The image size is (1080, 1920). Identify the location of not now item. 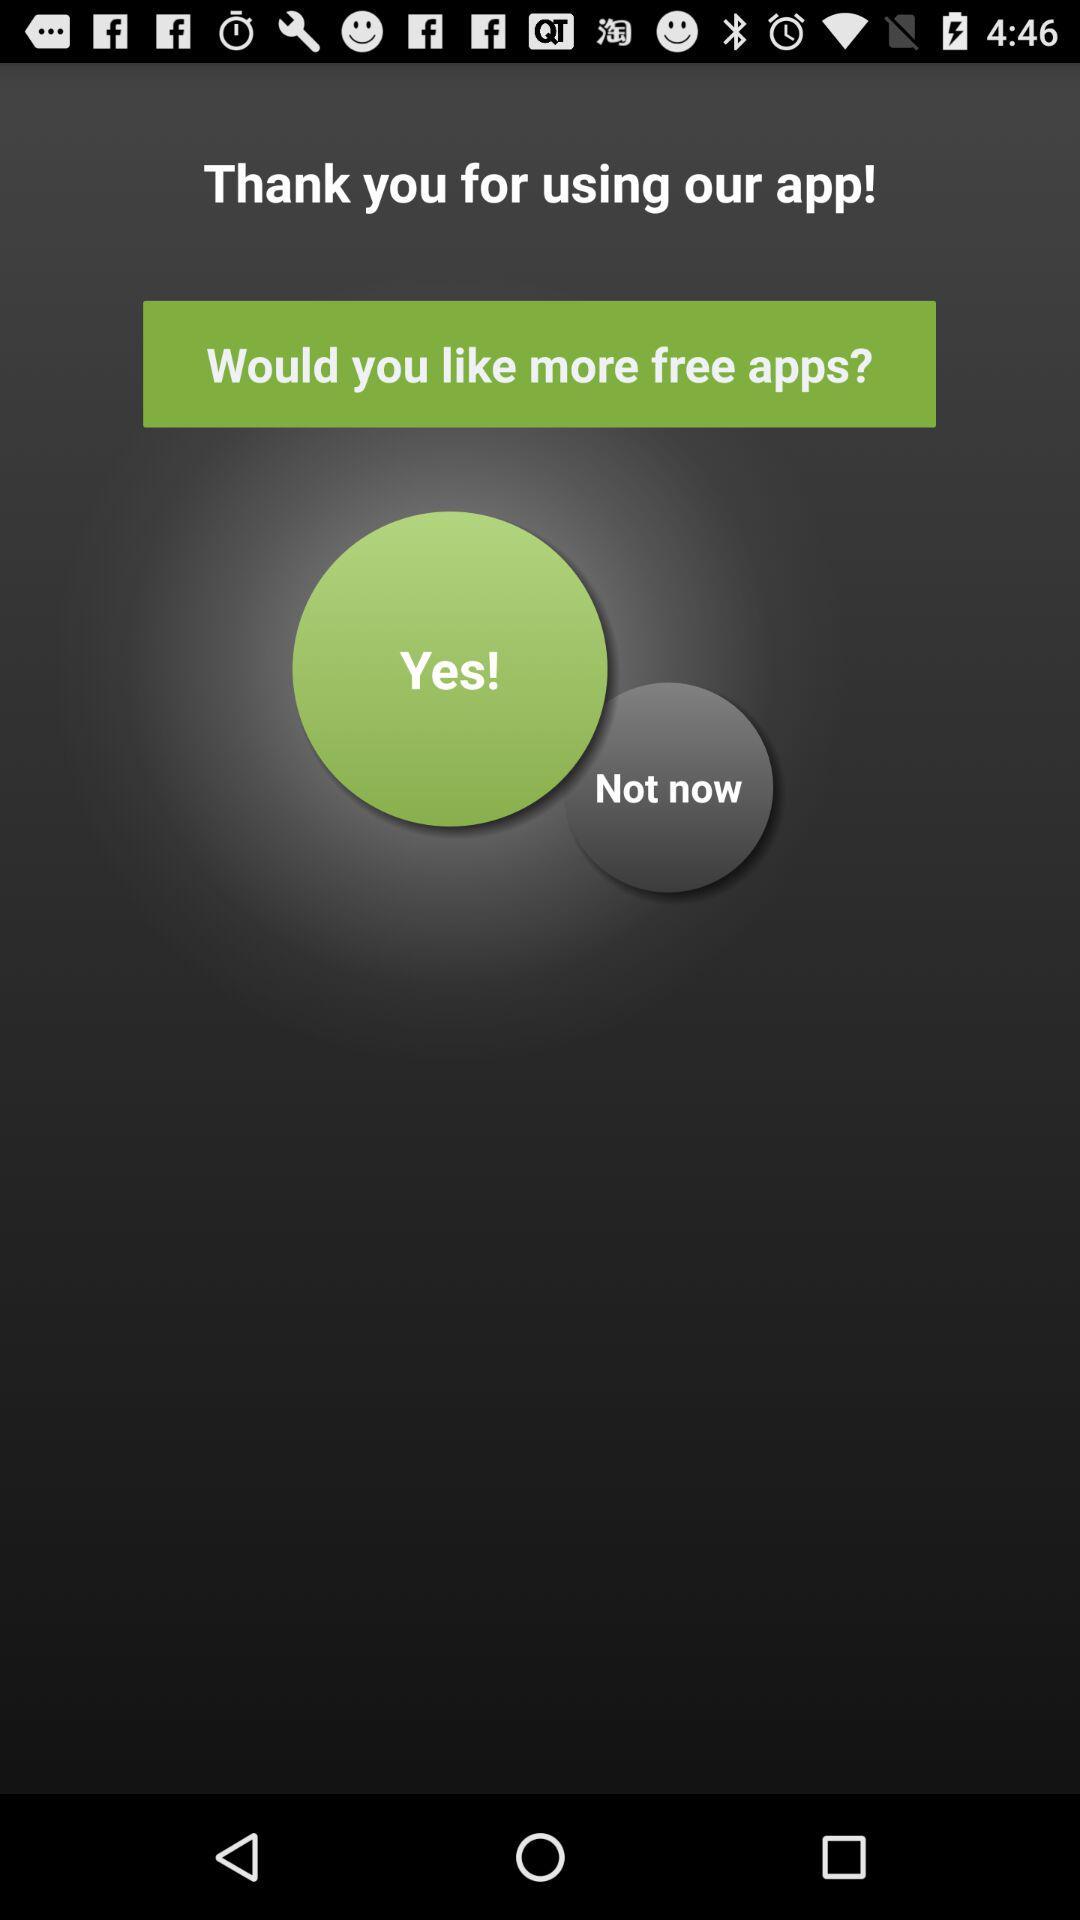
(668, 786).